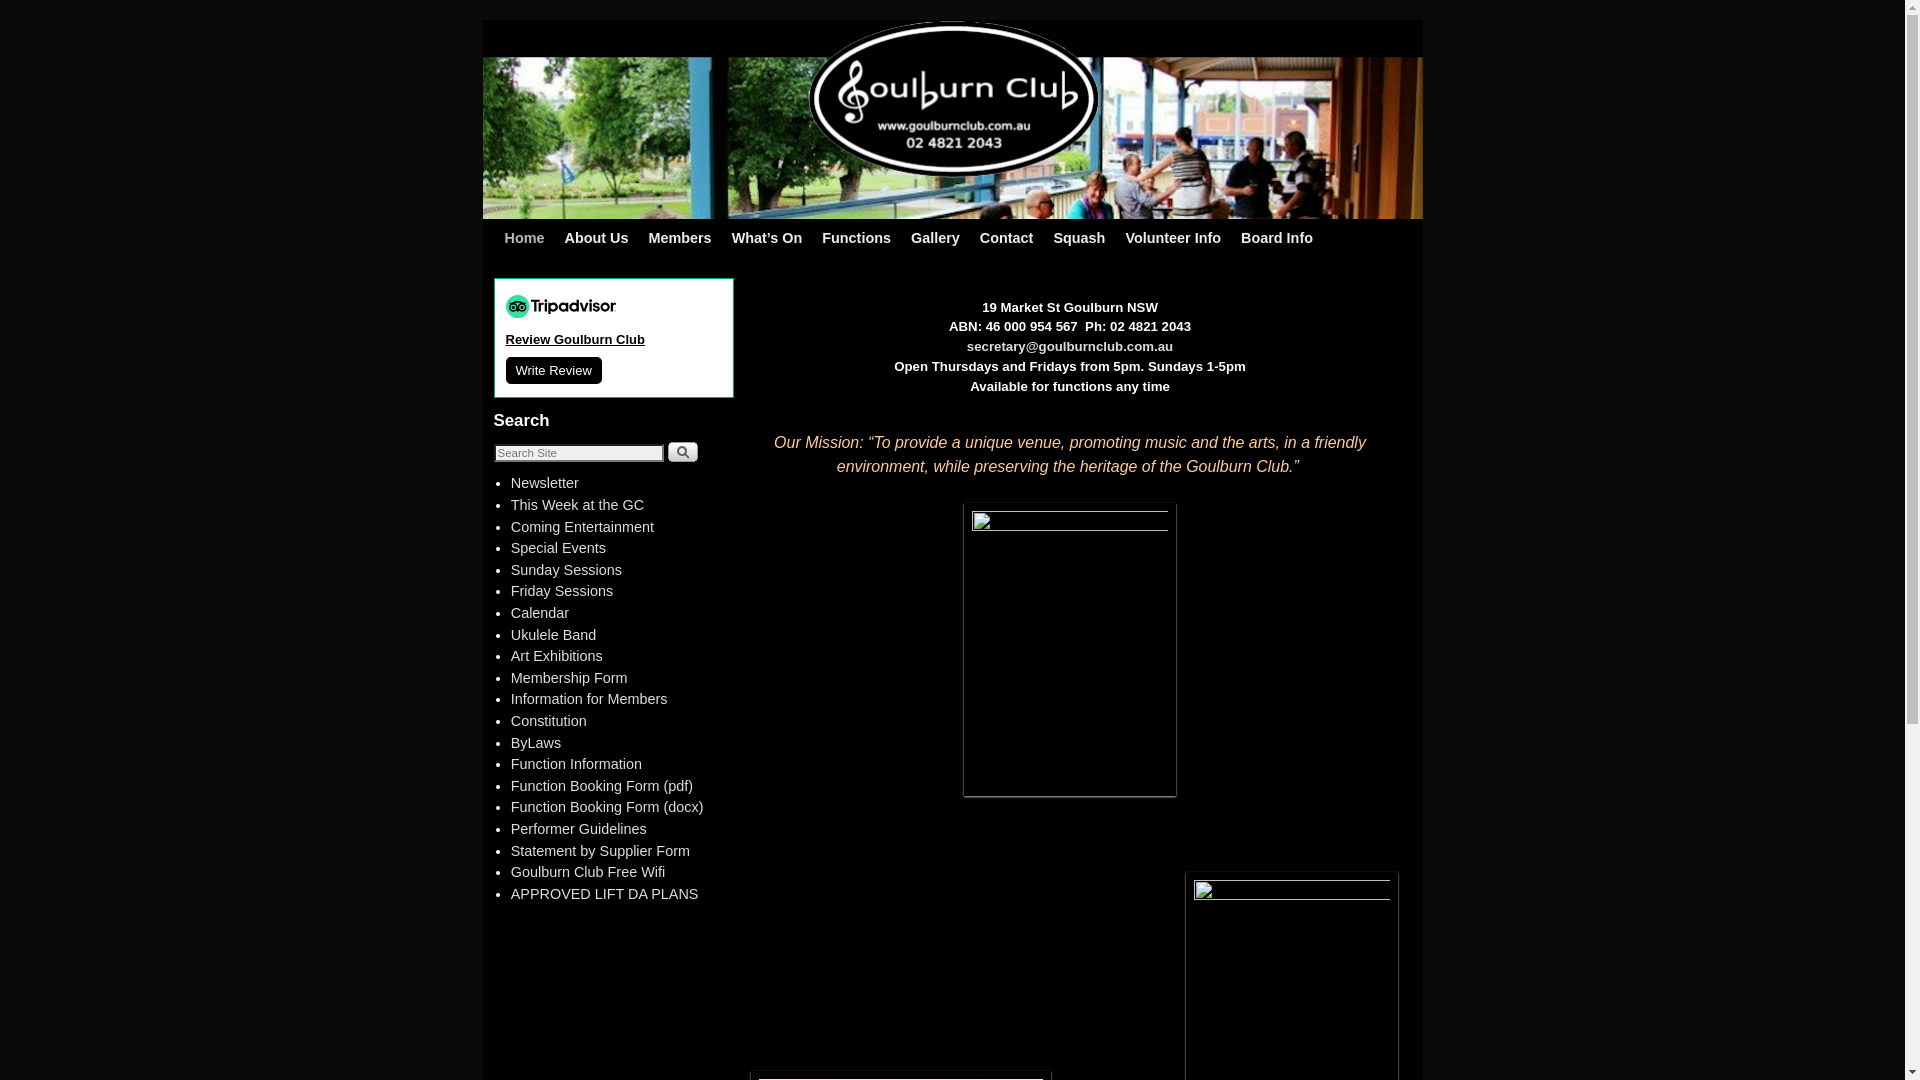  I want to click on 'Special Events', so click(510, 547).